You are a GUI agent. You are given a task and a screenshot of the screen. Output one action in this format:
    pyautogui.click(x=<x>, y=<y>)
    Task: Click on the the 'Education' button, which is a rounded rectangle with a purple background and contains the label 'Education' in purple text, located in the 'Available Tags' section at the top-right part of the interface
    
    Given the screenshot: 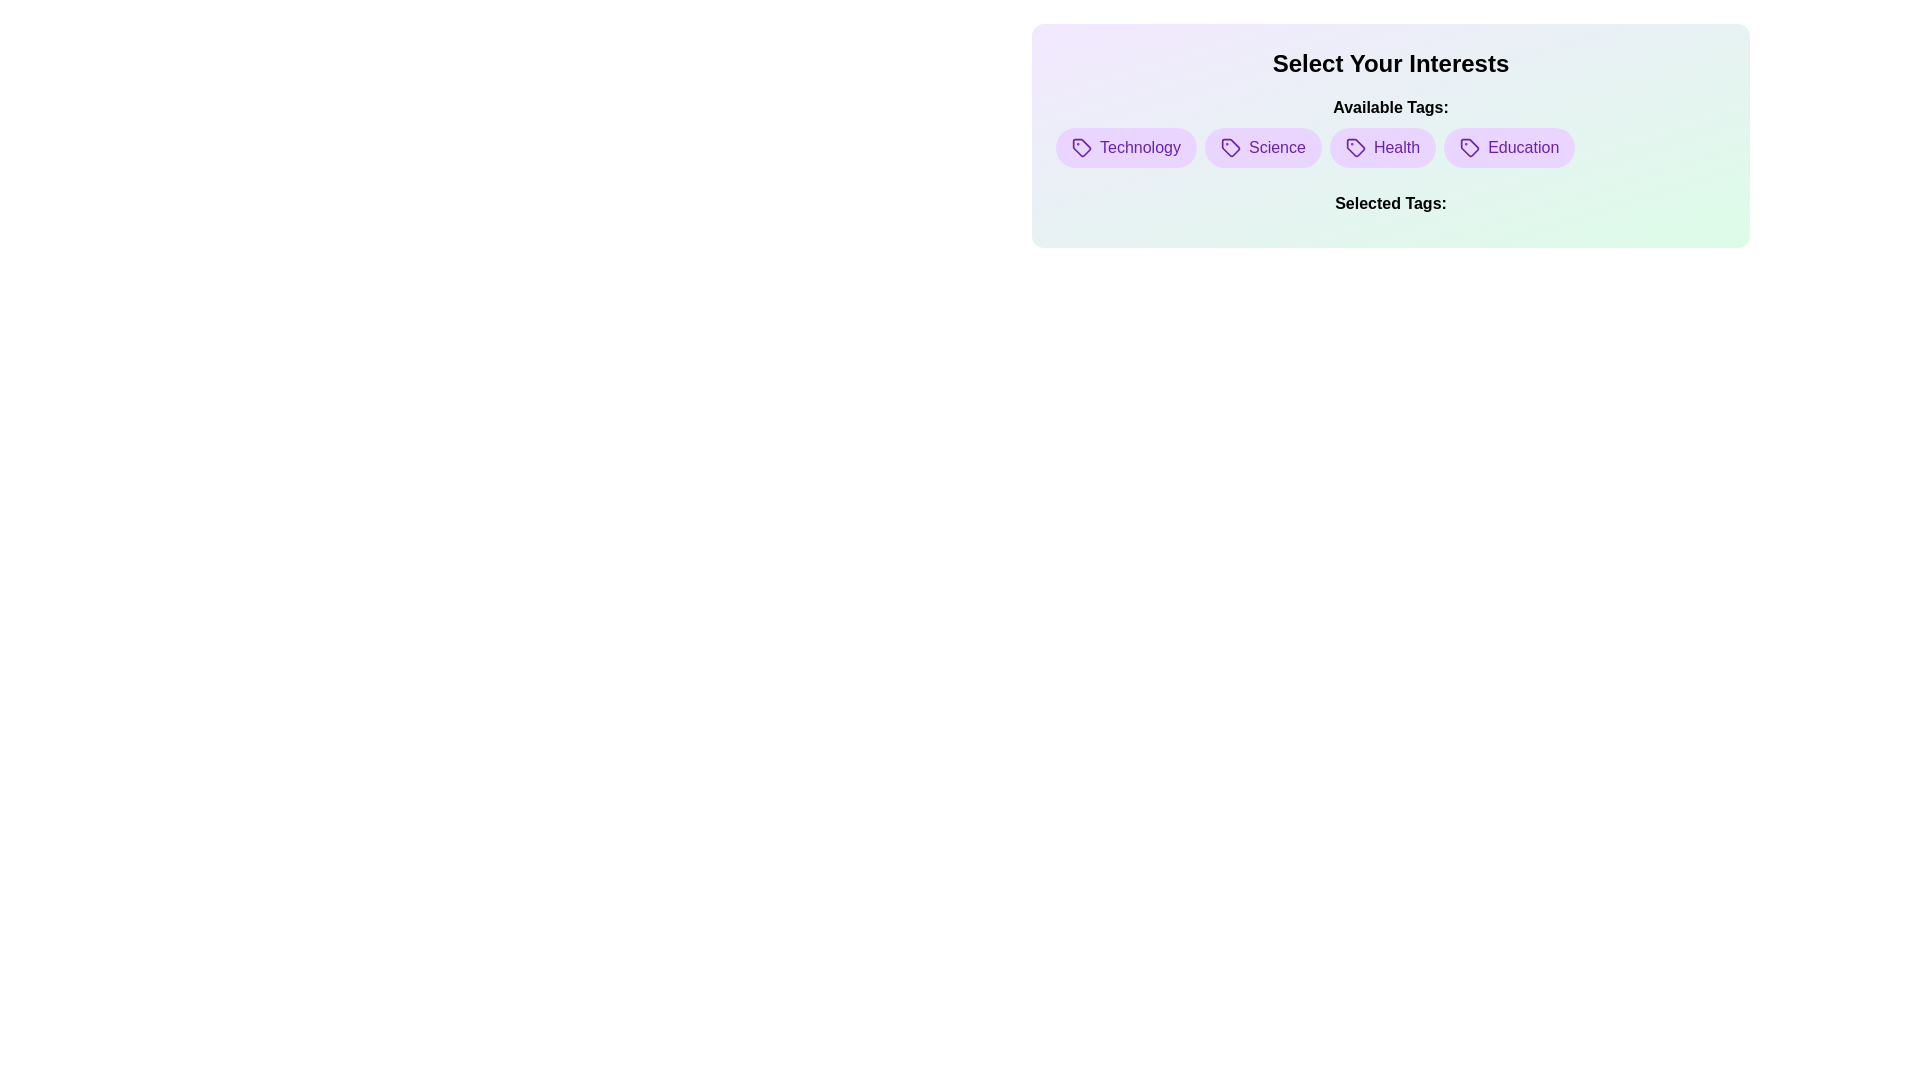 What is the action you would take?
    pyautogui.click(x=1509, y=146)
    